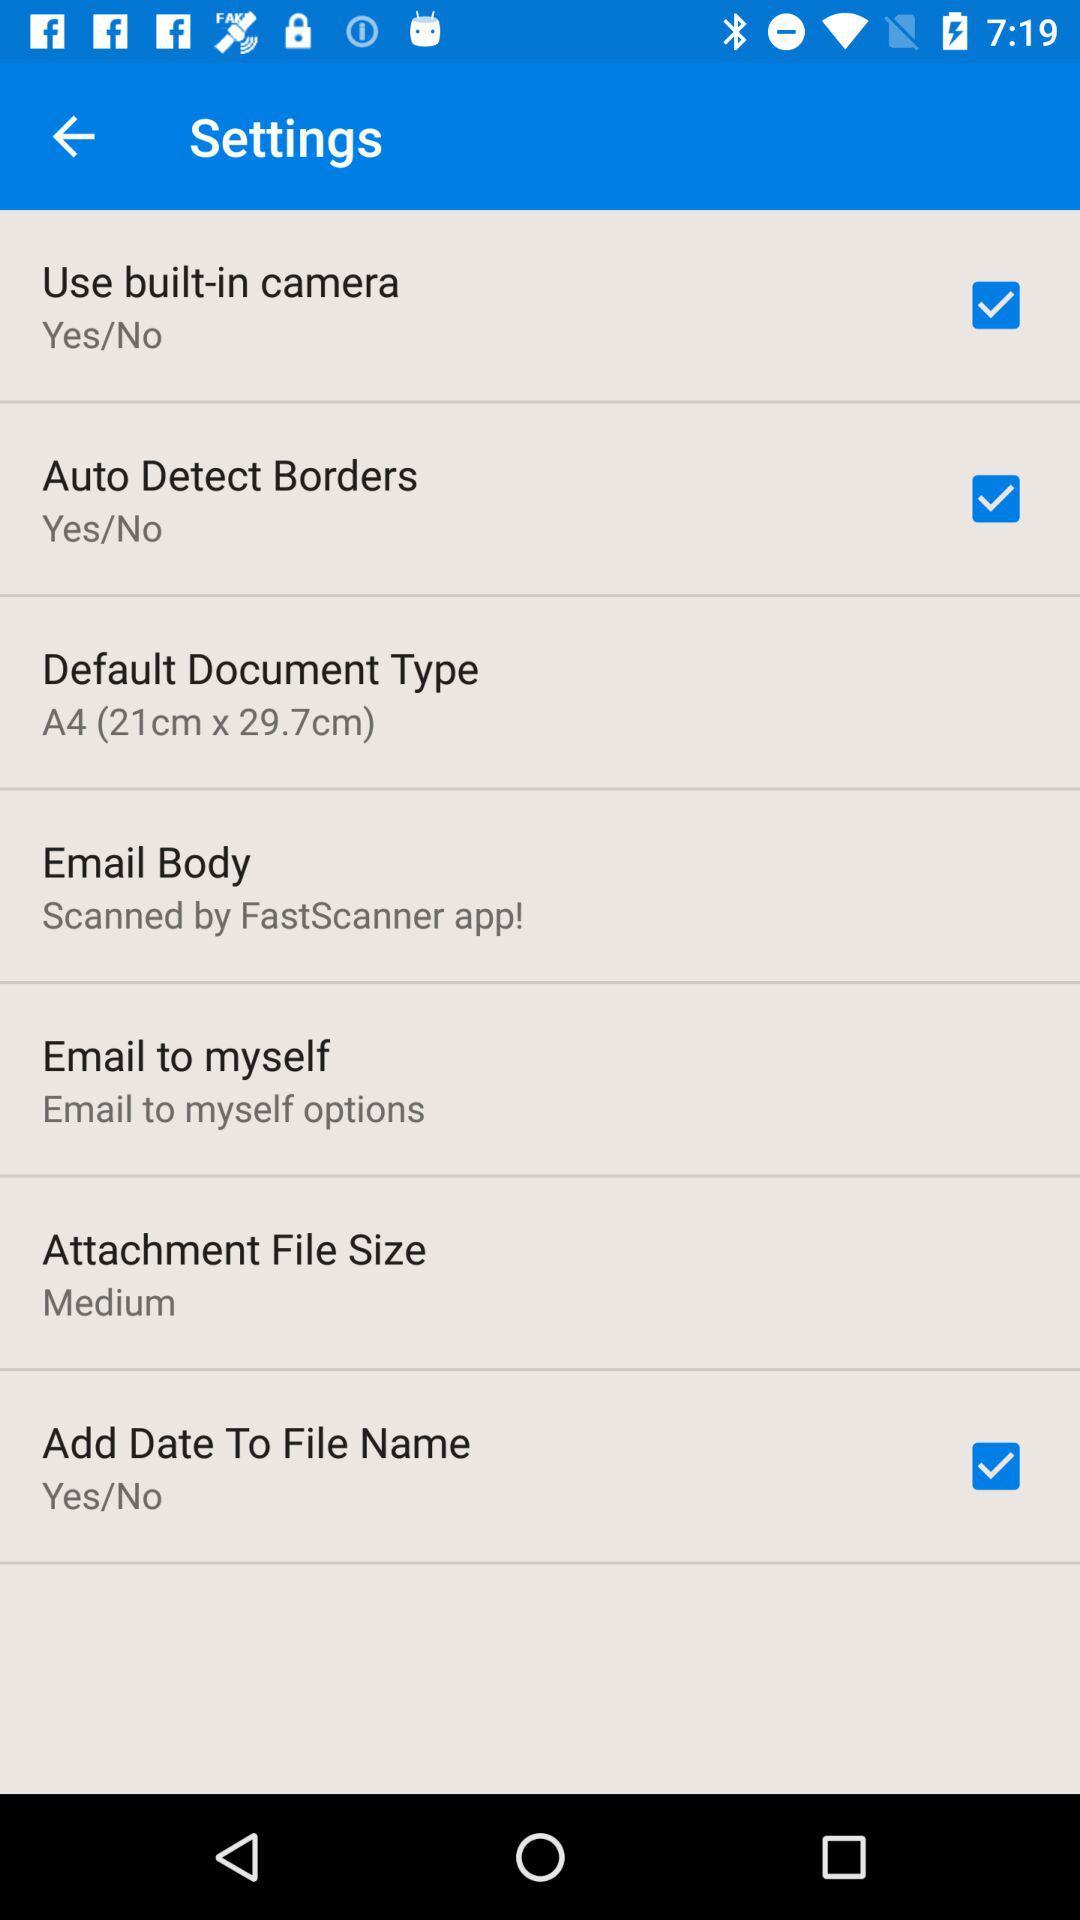 Image resolution: width=1080 pixels, height=1920 pixels. I want to click on the item below default document type item, so click(208, 720).